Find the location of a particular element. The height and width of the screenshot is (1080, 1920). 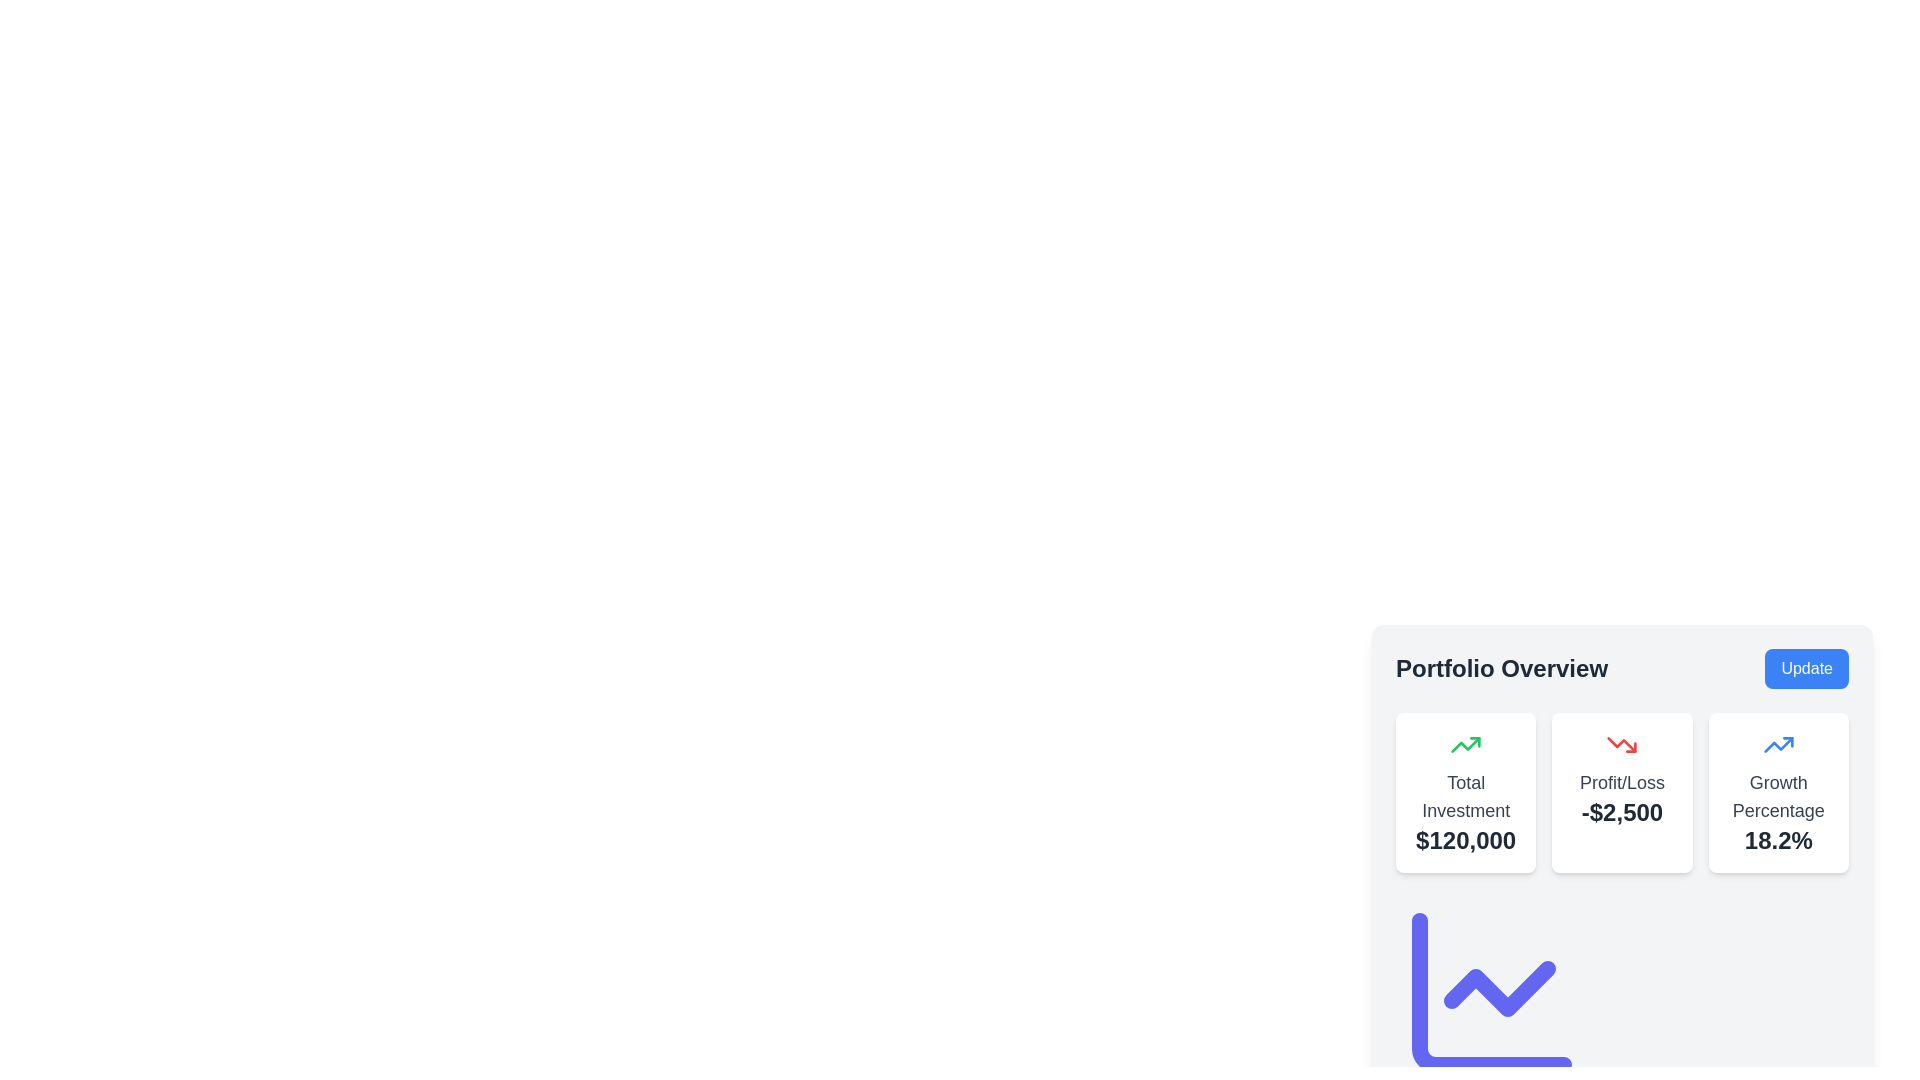

the 'Profit/Loss' card component, which features a white background, rounded corners, and contains an icon of a downward trend, the label 'Profit/Loss' in gray text, and the value '-$2,500' in bold black text is located at coordinates (1622, 792).